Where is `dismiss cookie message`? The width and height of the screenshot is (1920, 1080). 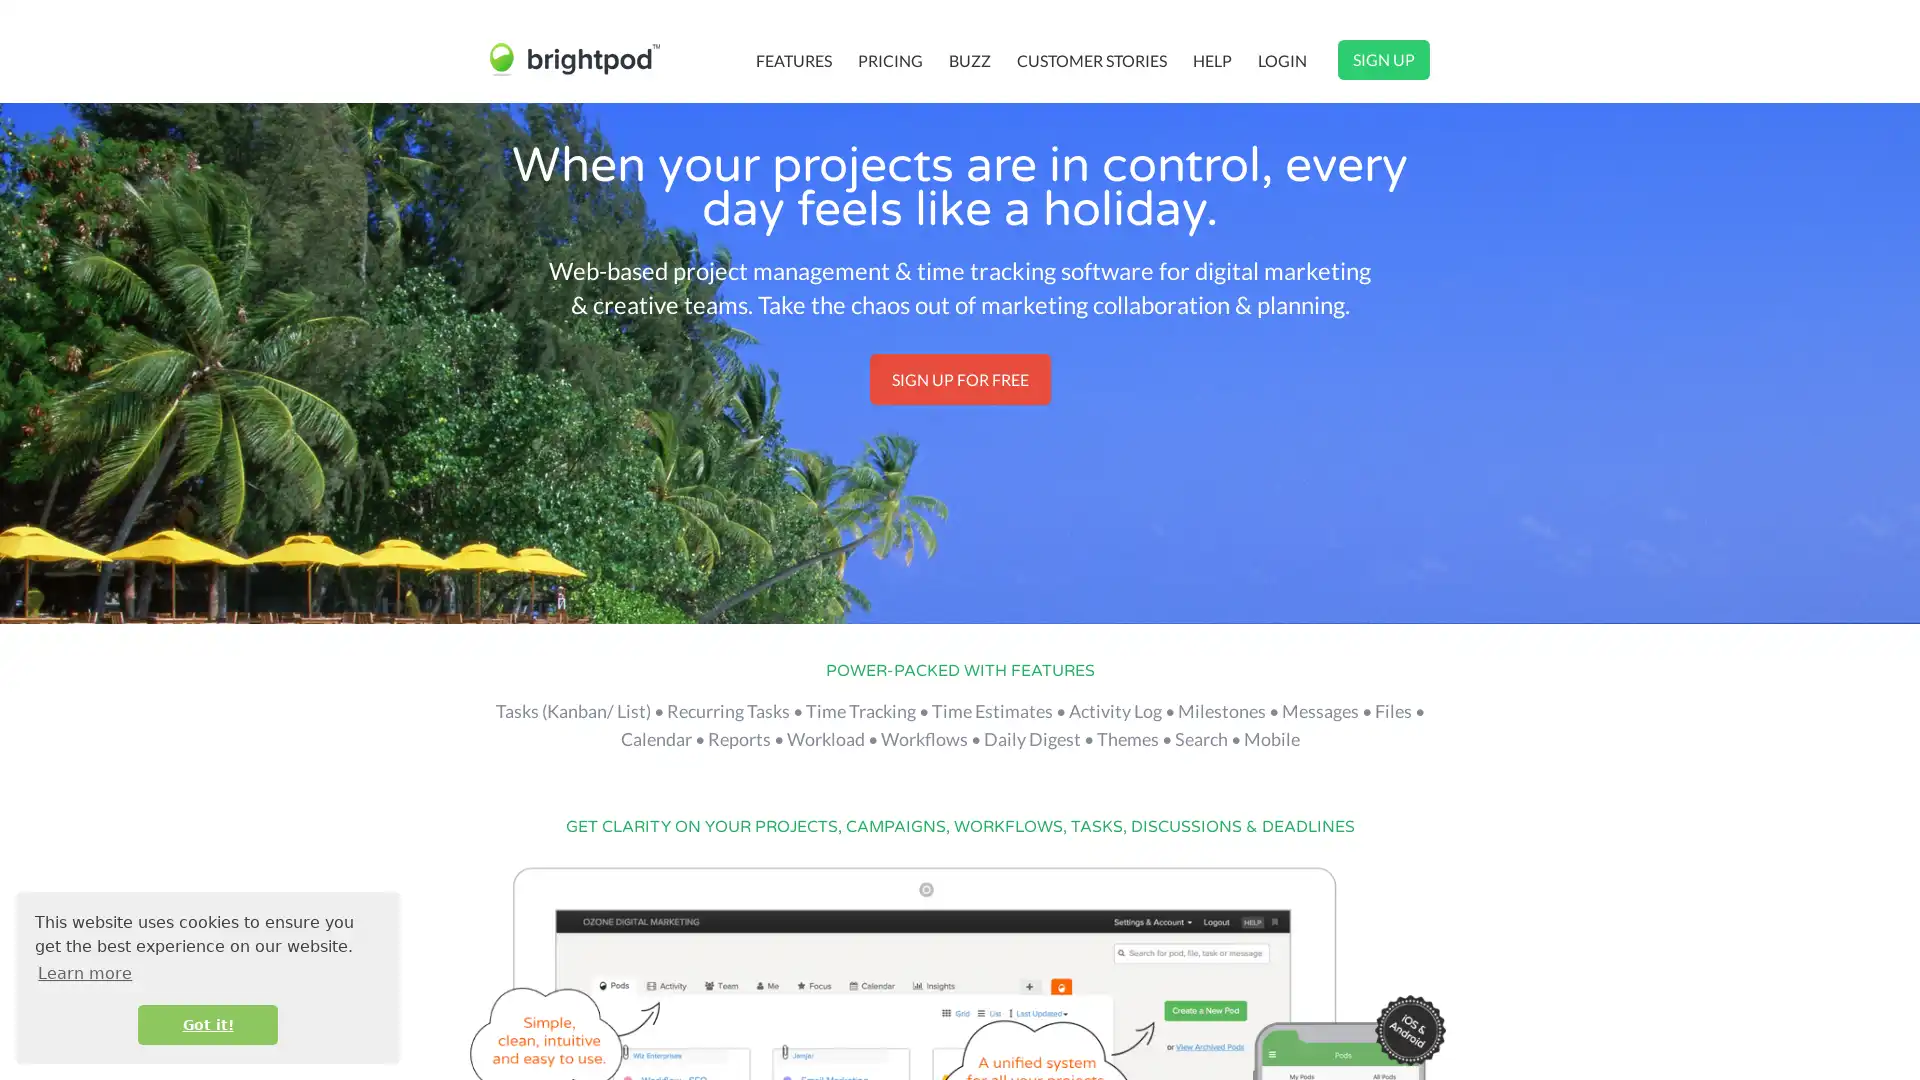
dismiss cookie message is located at coordinates (207, 1024).